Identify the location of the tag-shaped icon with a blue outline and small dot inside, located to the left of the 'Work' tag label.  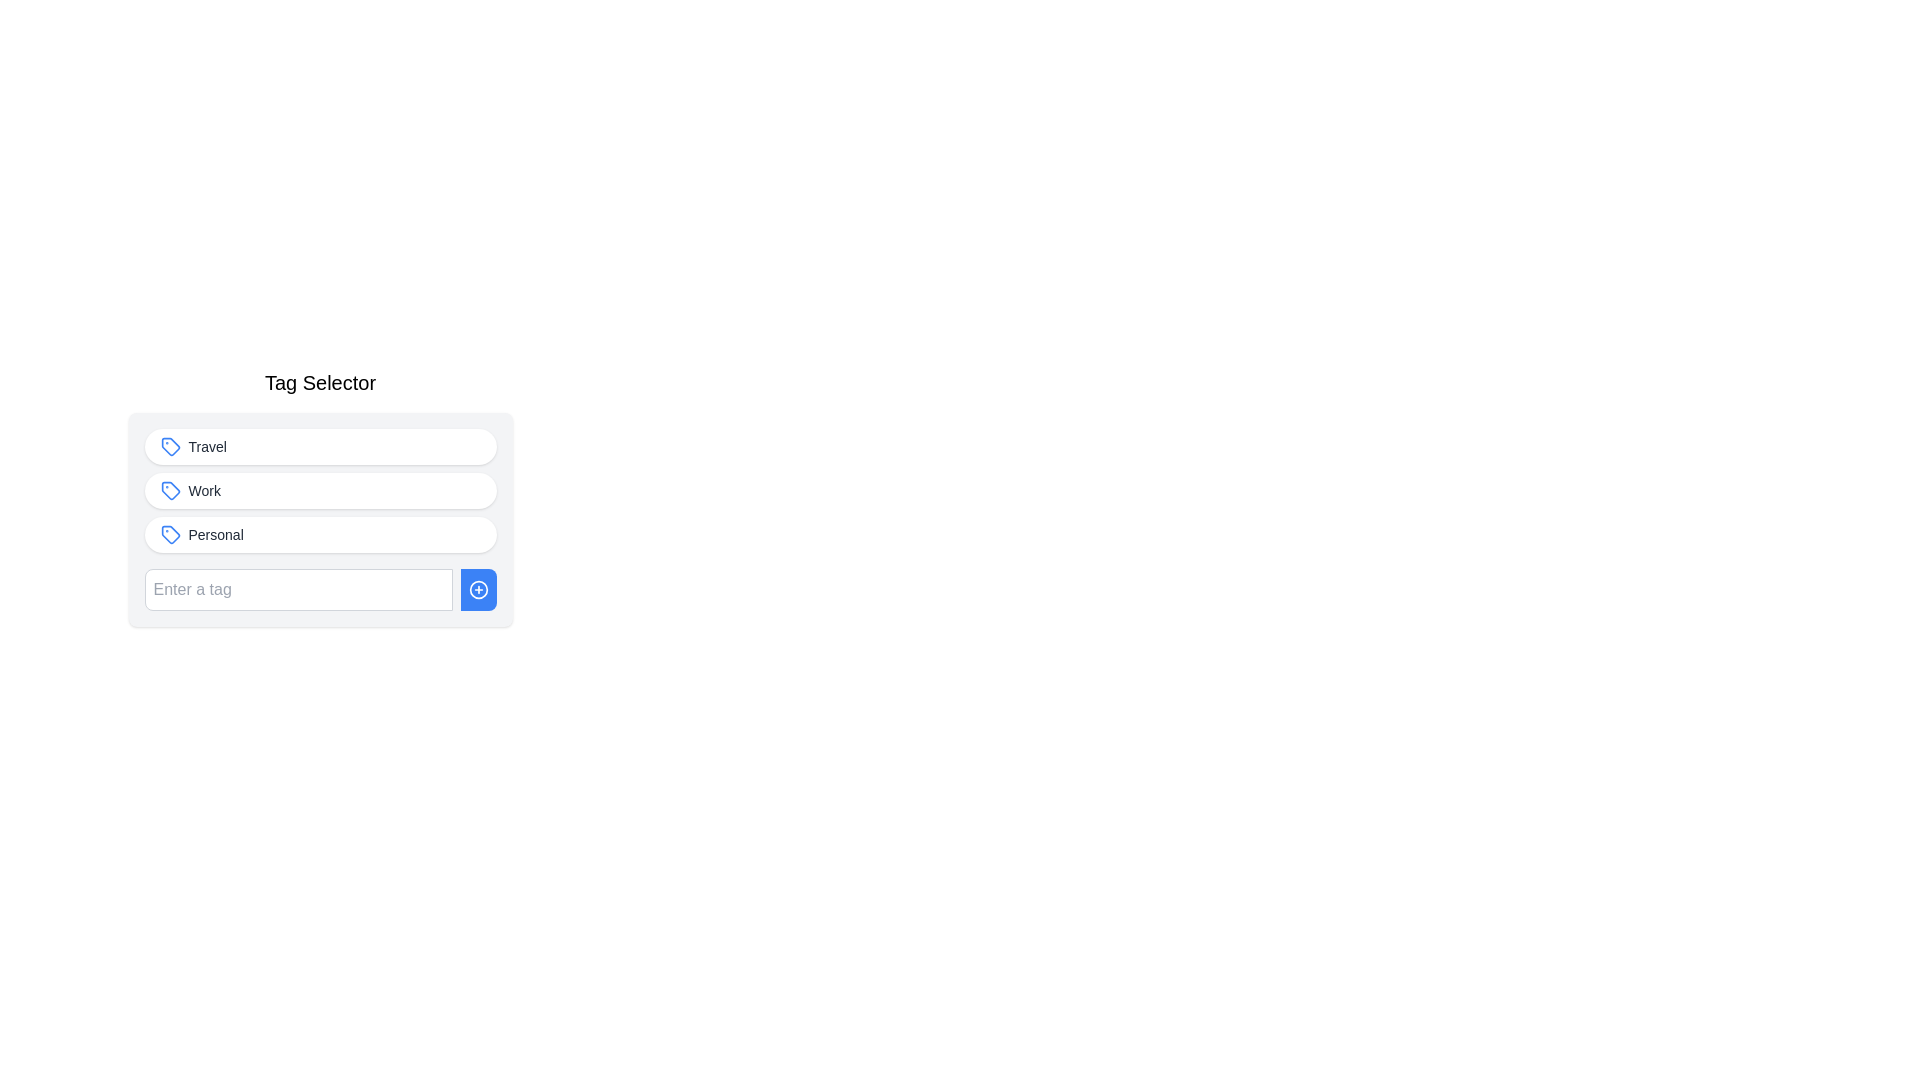
(170, 490).